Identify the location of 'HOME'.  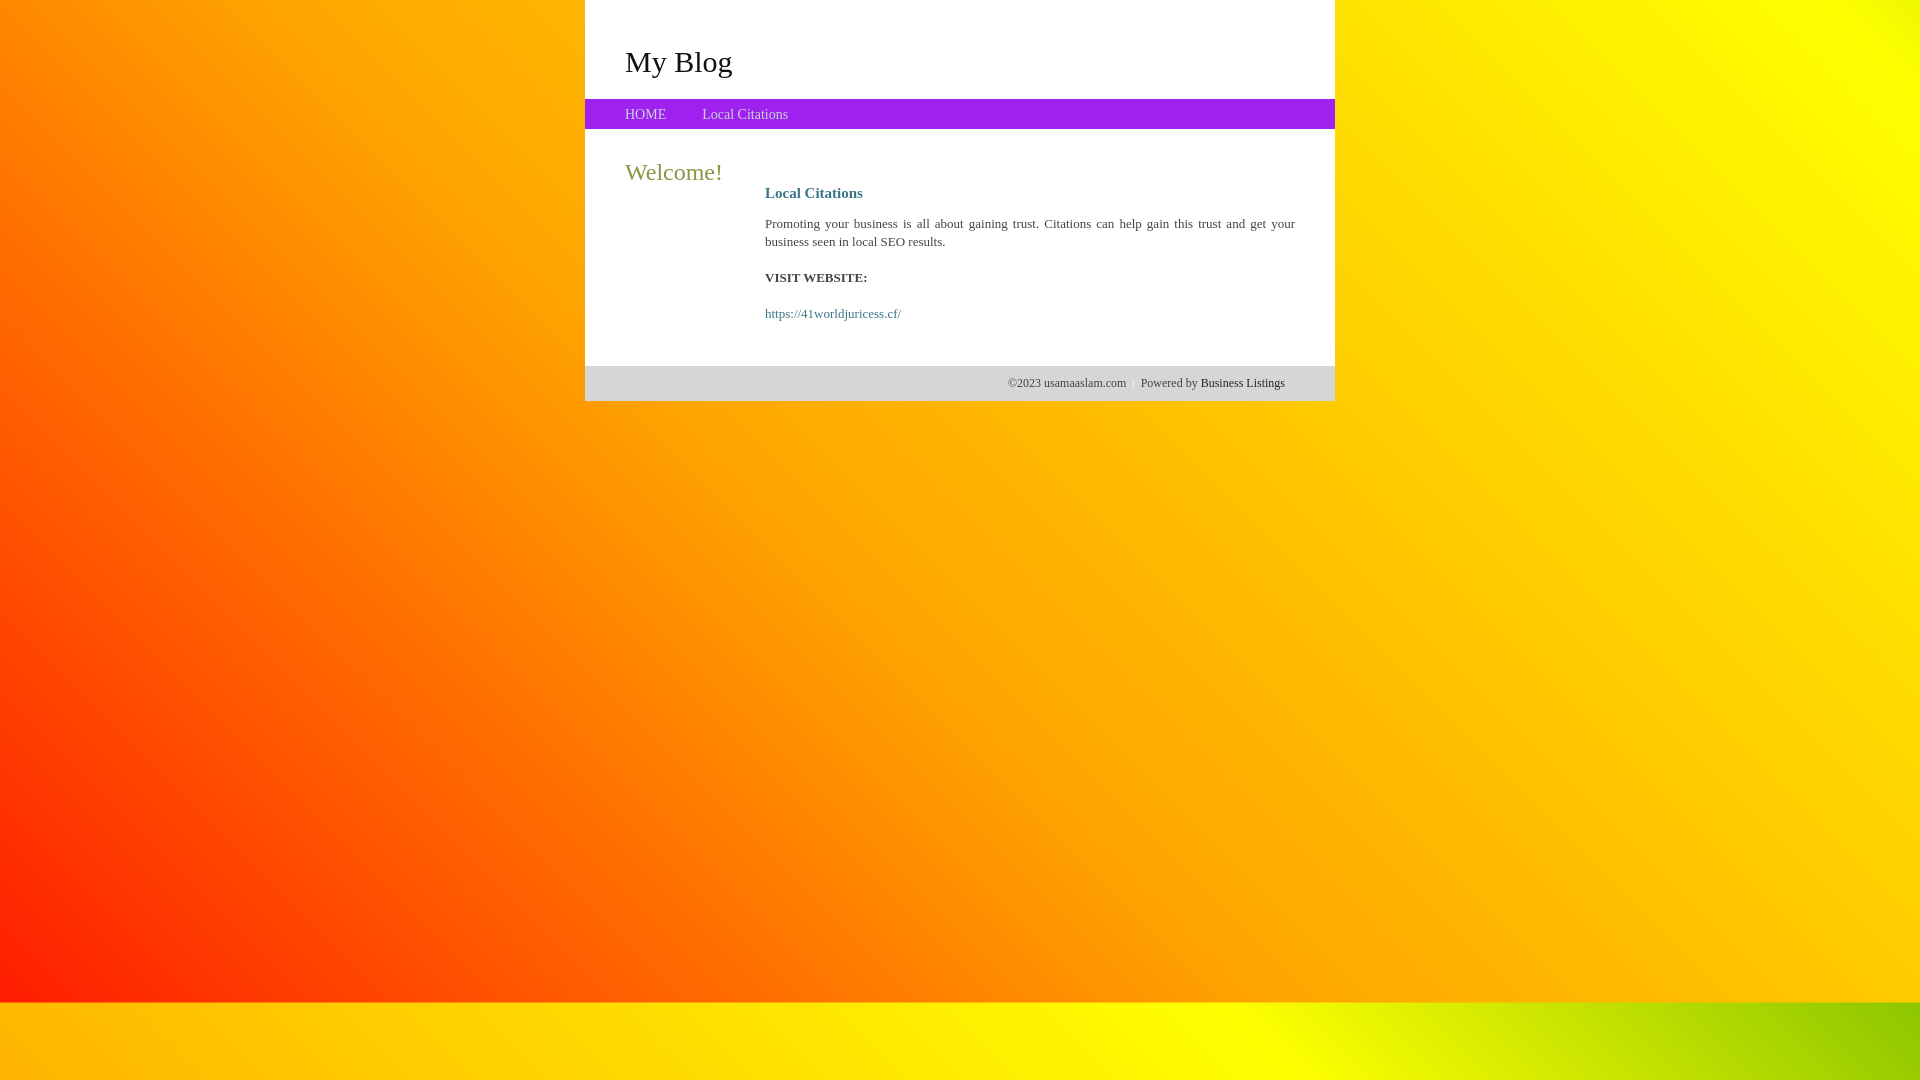
(645, 114).